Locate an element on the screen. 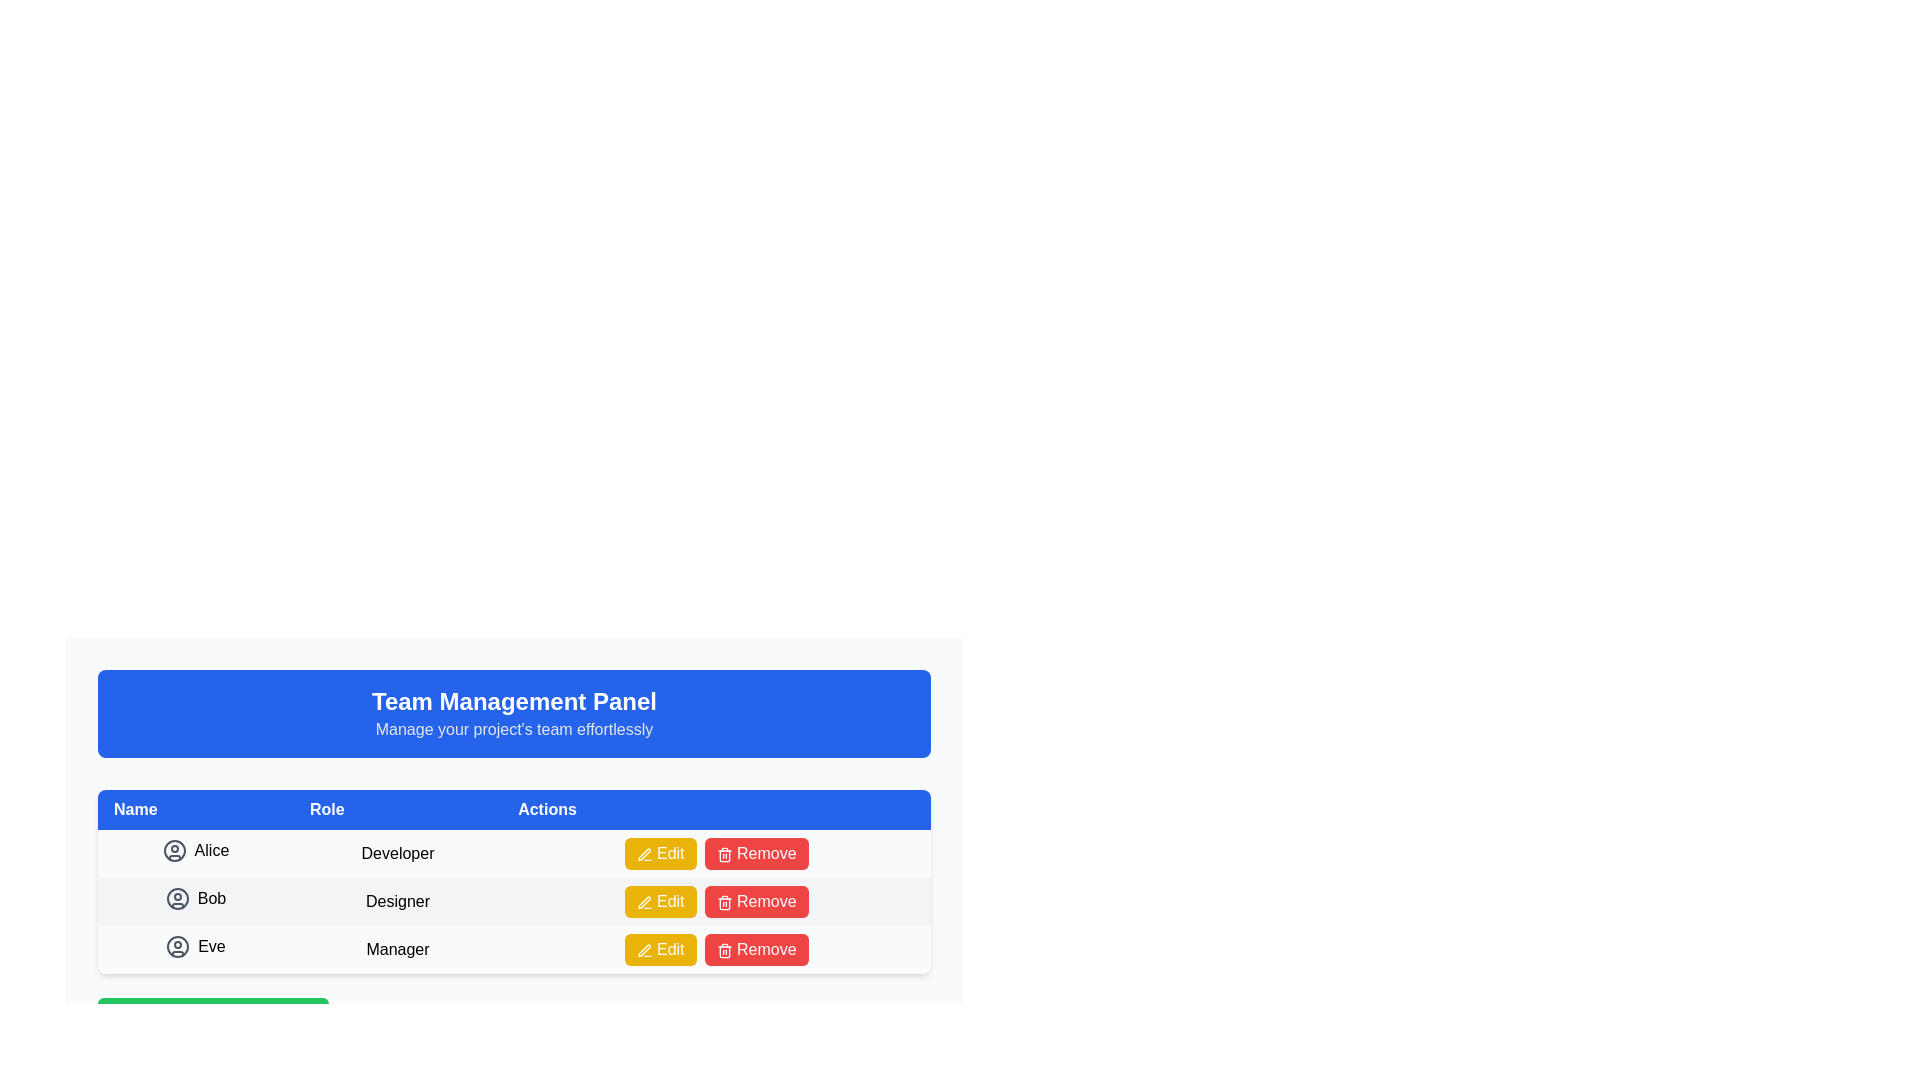 The height and width of the screenshot is (1080, 1920). the label with the name 'Eve' which is represented by a user icon in the 'Name' column of the third row of the table is located at coordinates (195, 945).